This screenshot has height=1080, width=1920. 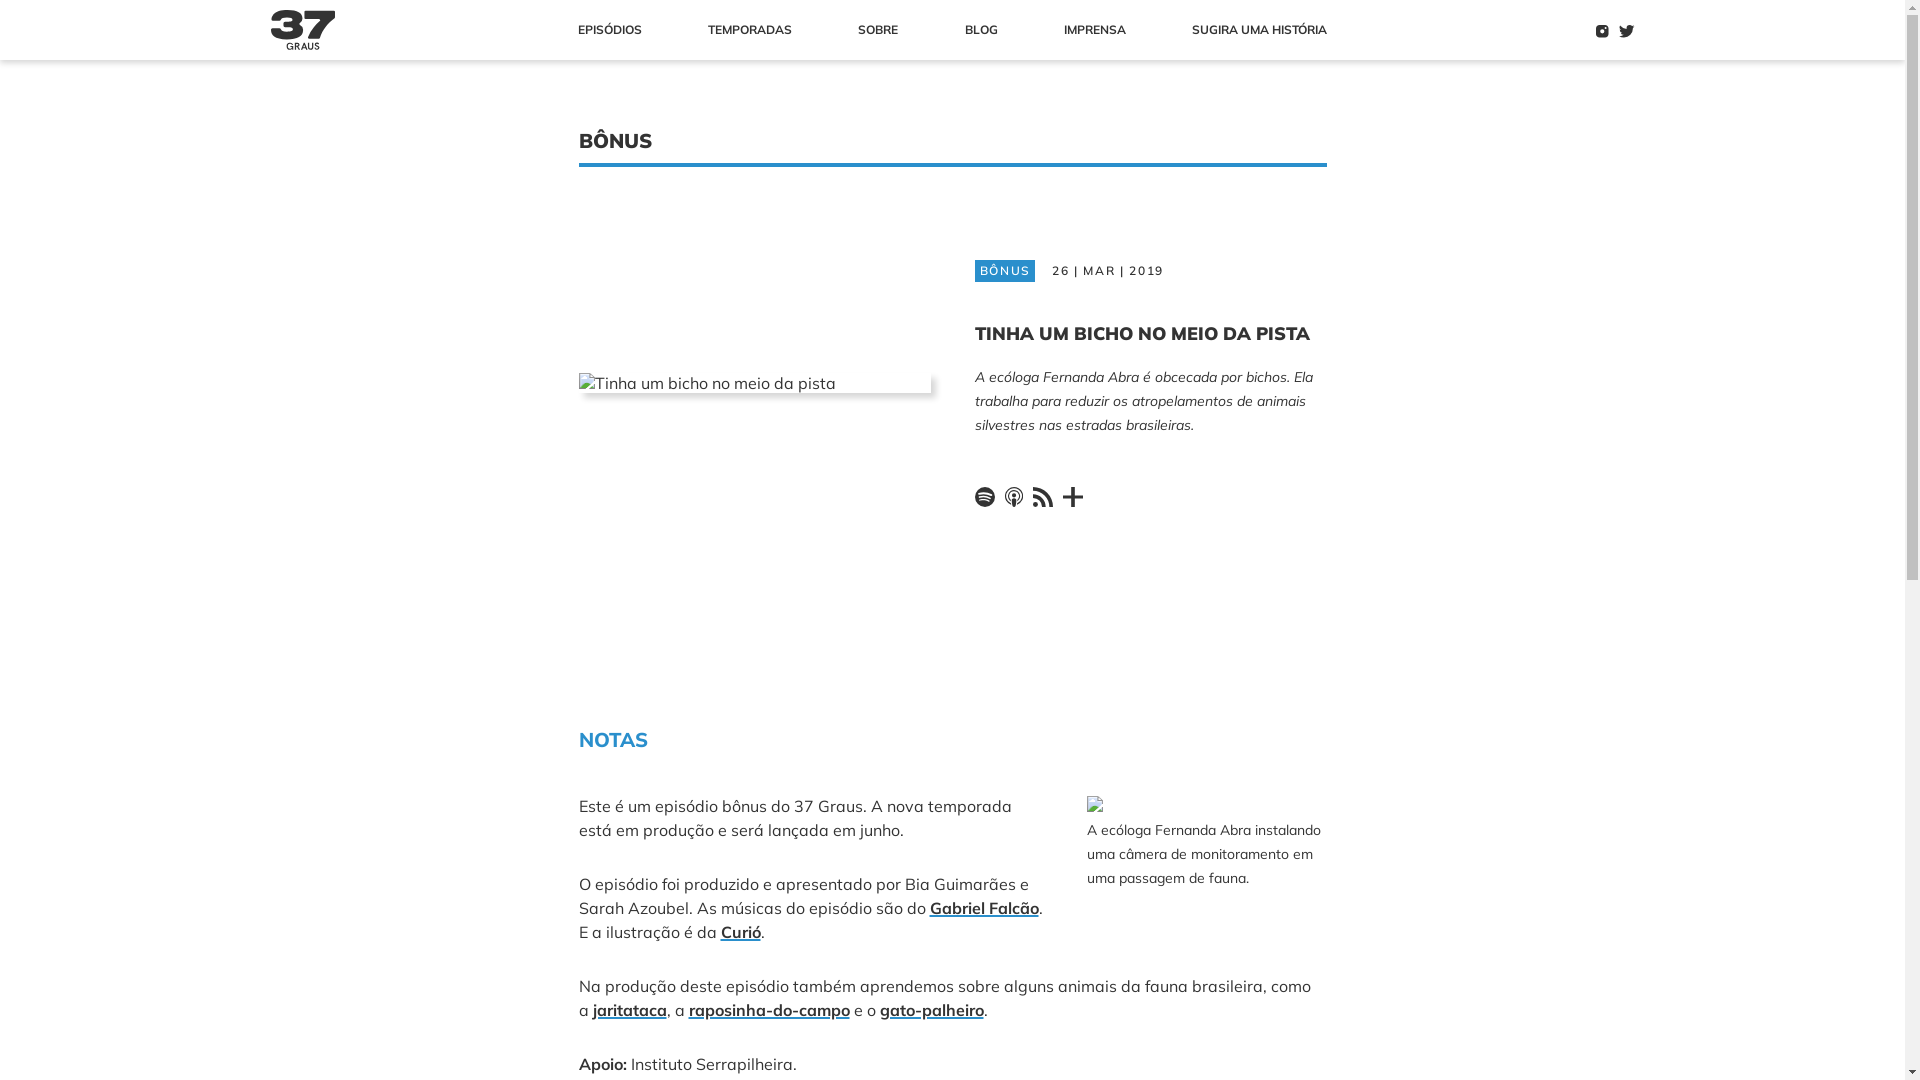 What do you see at coordinates (708, 30) in the screenshot?
I see `'TEMPORADAS'` at bounding box center [708, 30].